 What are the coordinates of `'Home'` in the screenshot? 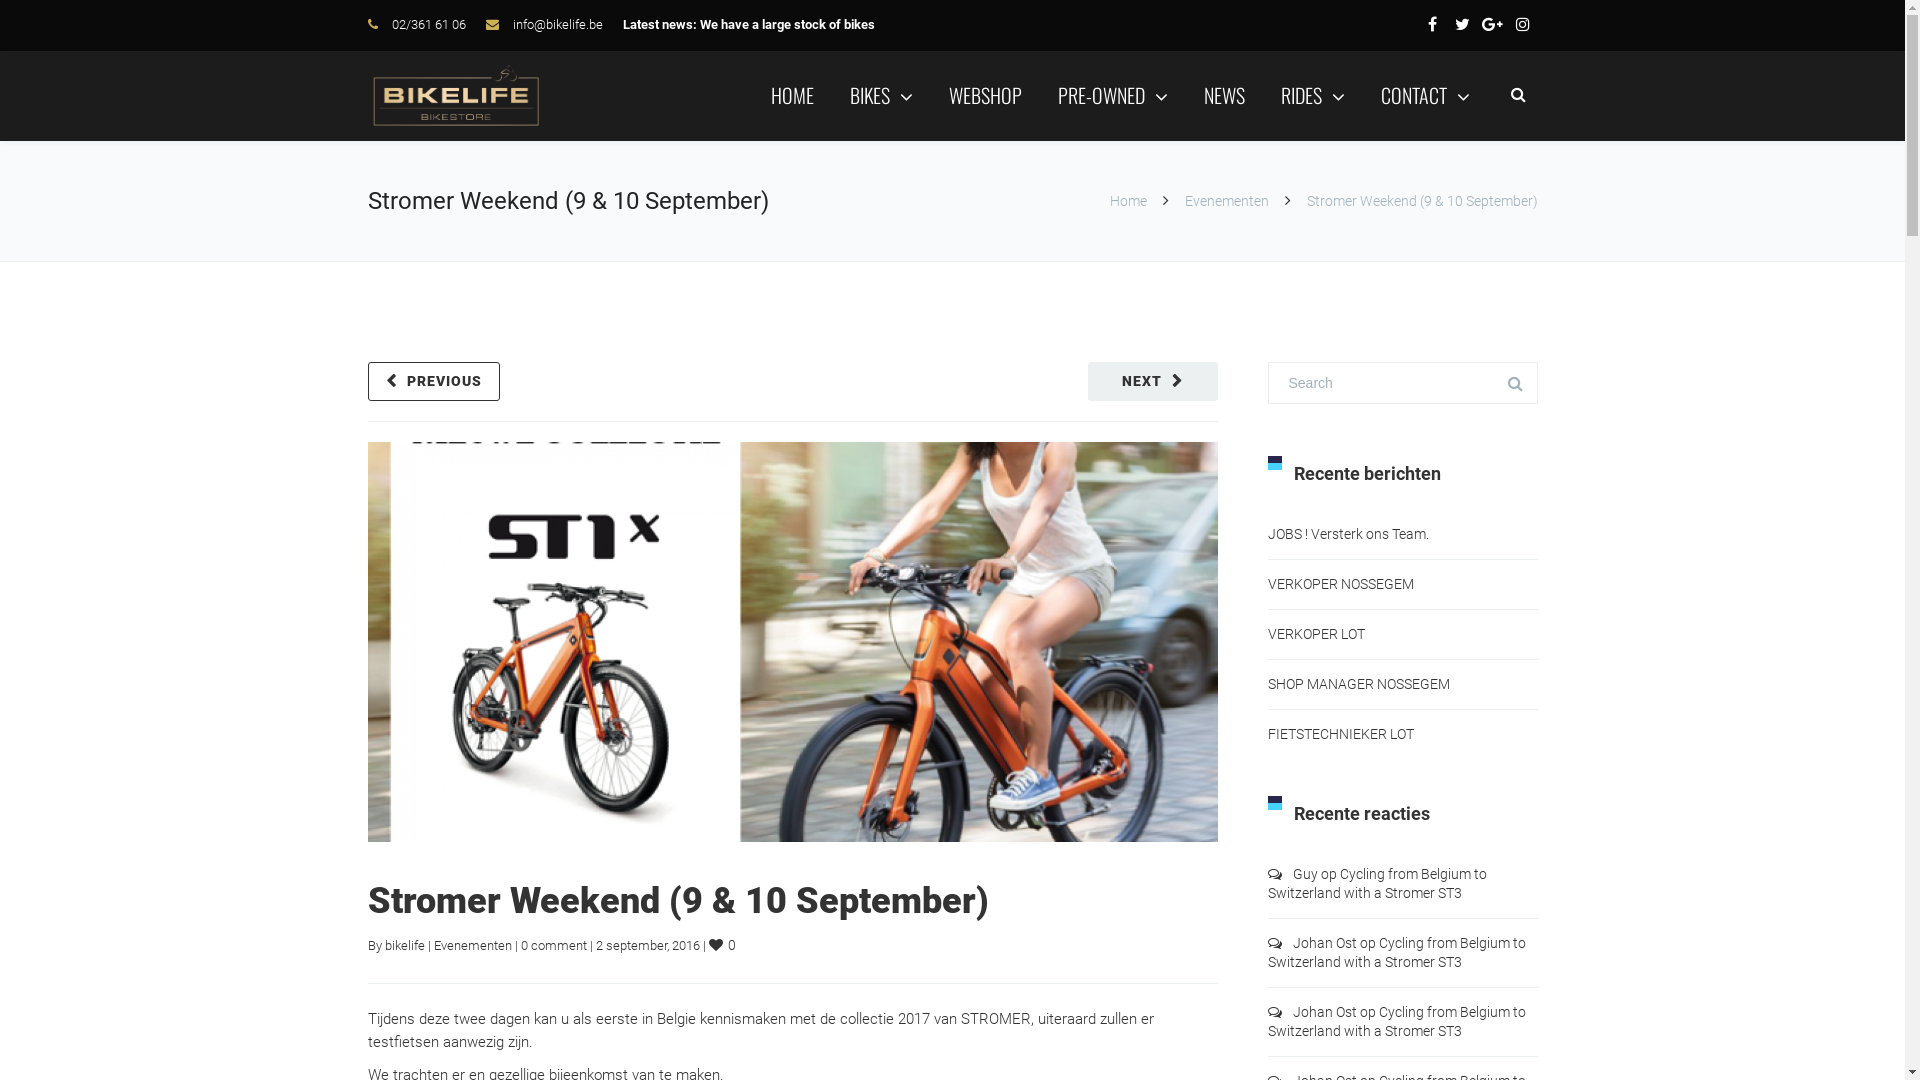 It's located at (1128, 200).